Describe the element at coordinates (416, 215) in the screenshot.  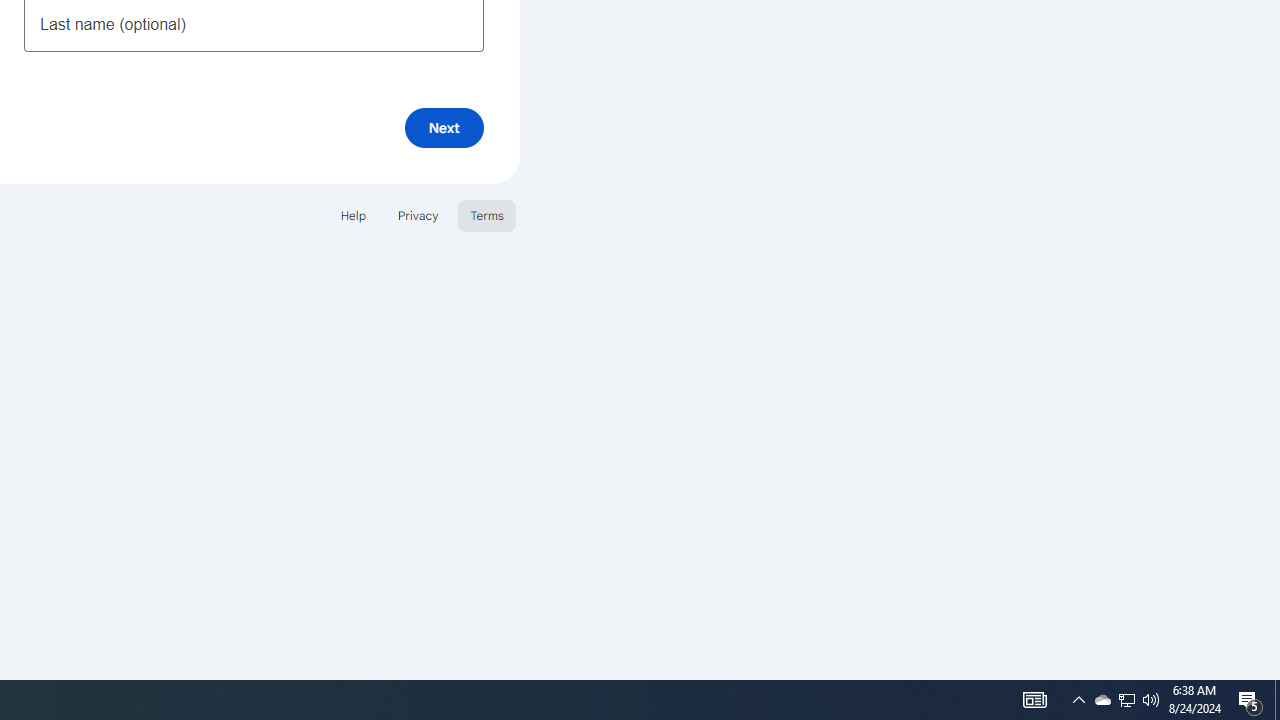
I see `'Privacy'` at that location.